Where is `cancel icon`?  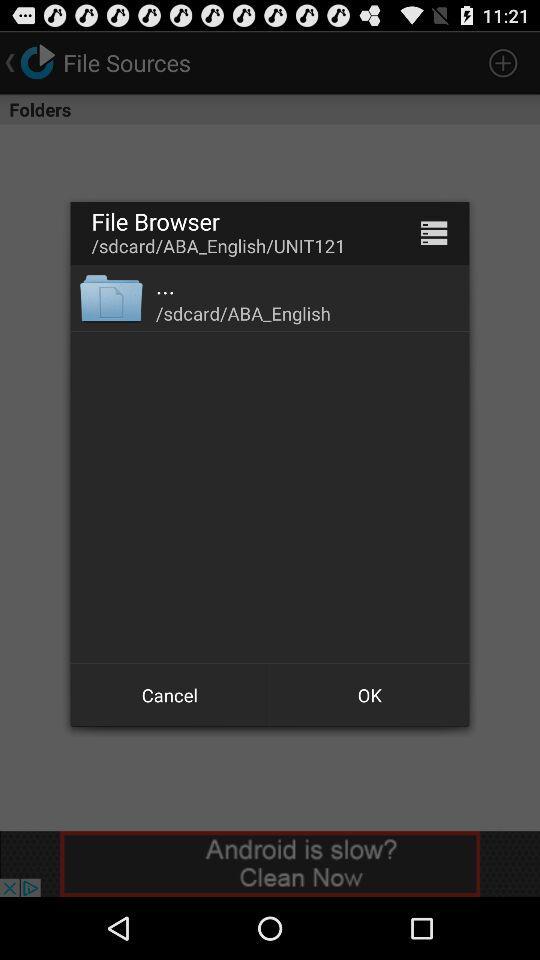 cancel icon is located at coordinates (170, 695).